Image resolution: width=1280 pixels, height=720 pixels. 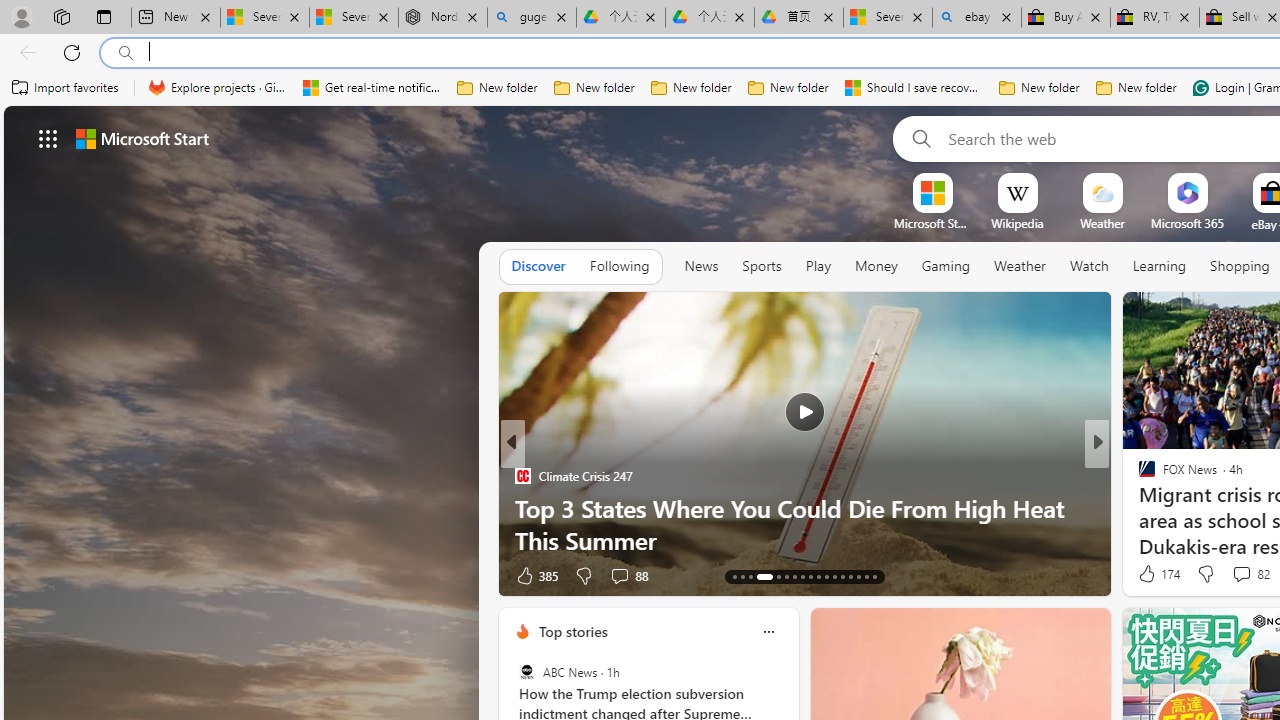 I want to click on 'AutomationID: tab-14', so click(x=742, y=577).